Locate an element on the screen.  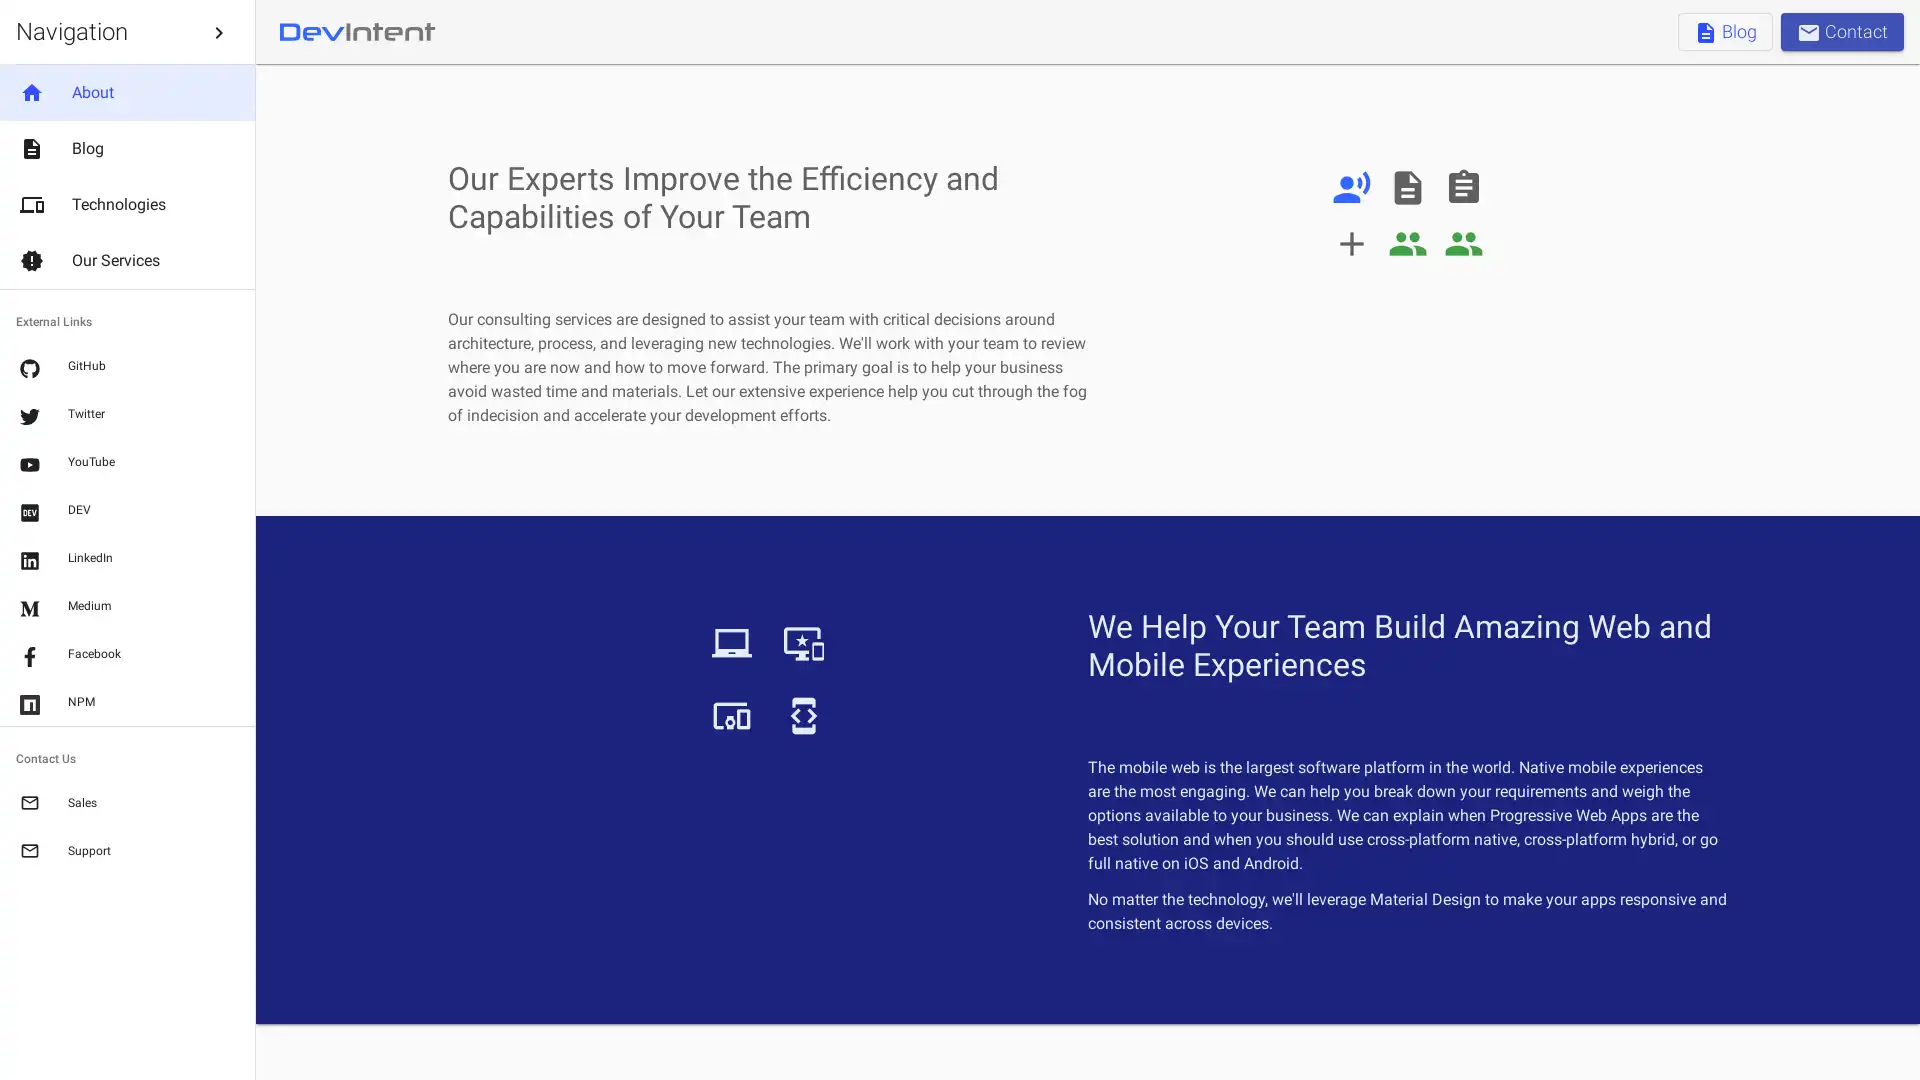
Skip to main content is located at coordinates (219, 31).